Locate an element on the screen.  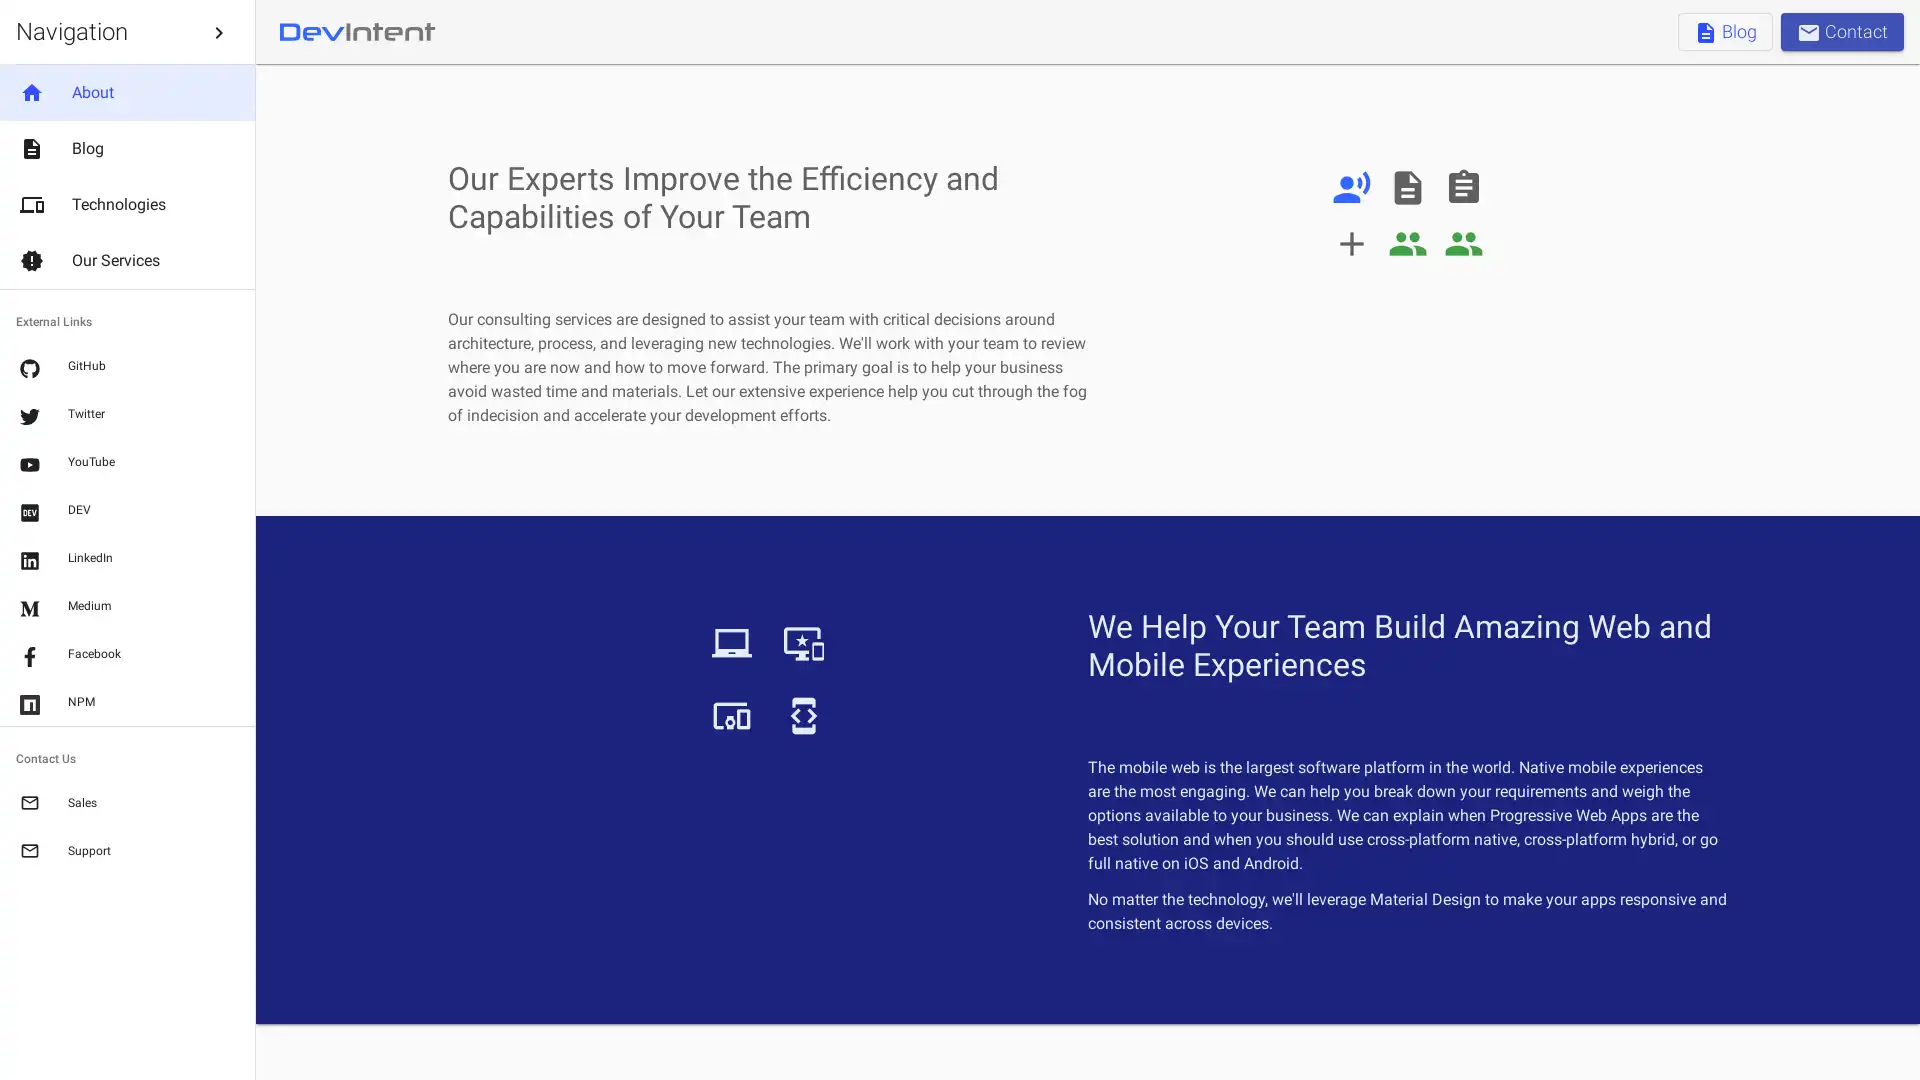
Skip to main content is located at coordinates (219, 31).